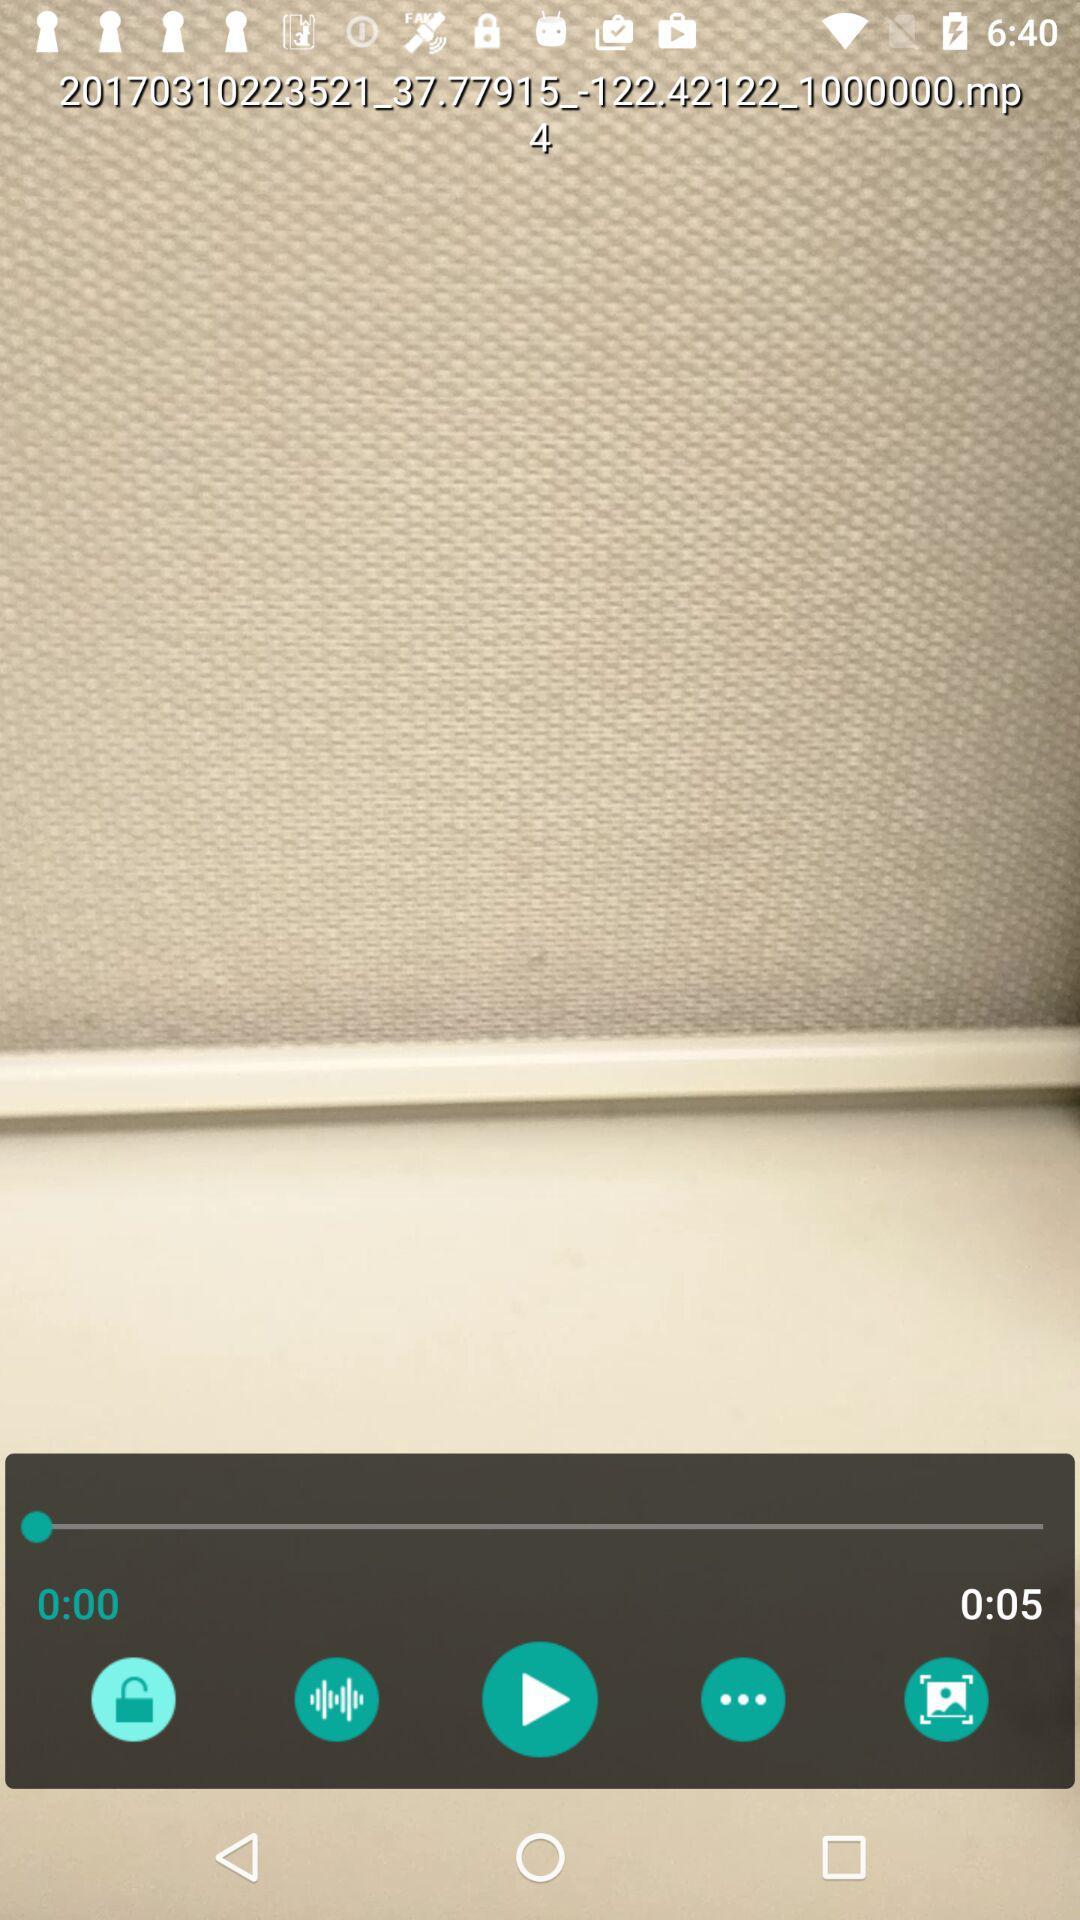 The image size is (1080, 1920). What do you see at coordinates (133, 1698) in the screenshot?
I see `the lock icon` at bounding box center [133, 1698].